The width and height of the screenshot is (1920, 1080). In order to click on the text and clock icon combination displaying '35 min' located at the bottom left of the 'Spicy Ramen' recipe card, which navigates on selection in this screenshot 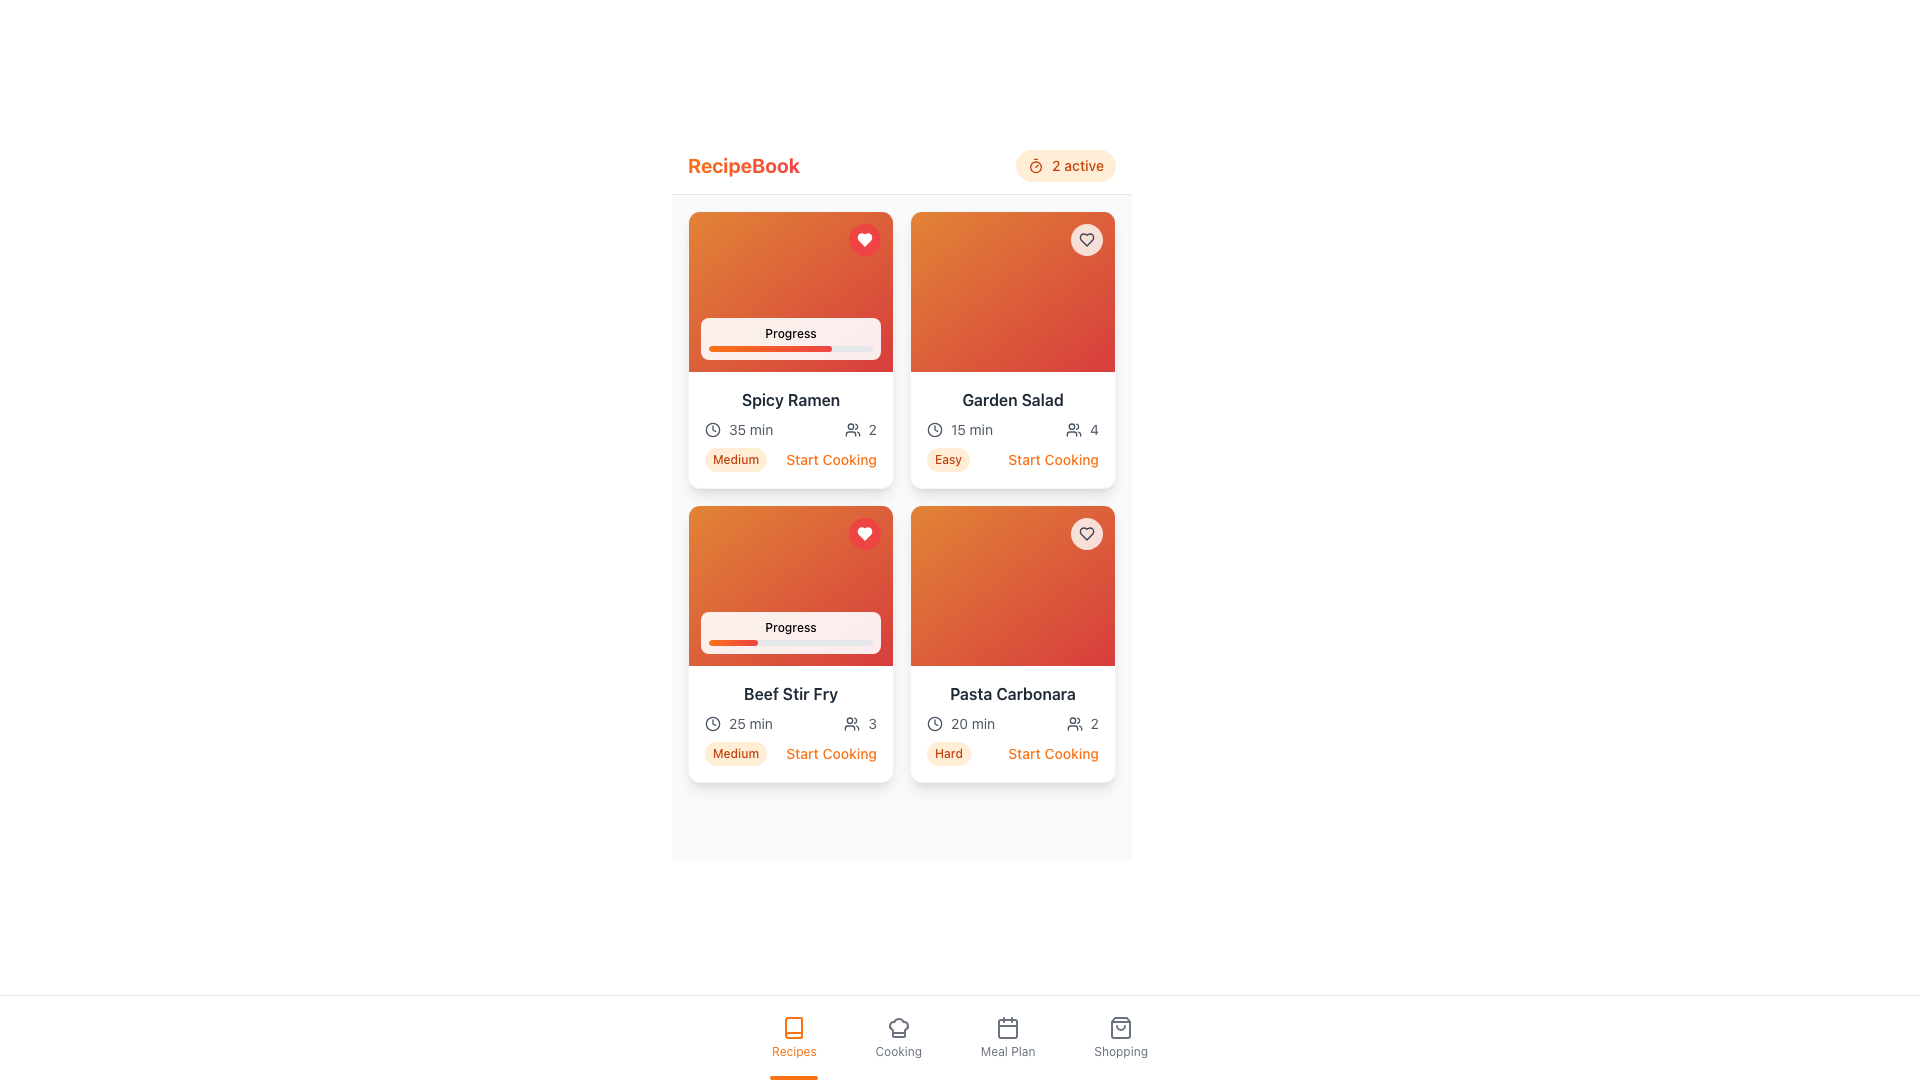, I will do `click(738, 428)`.